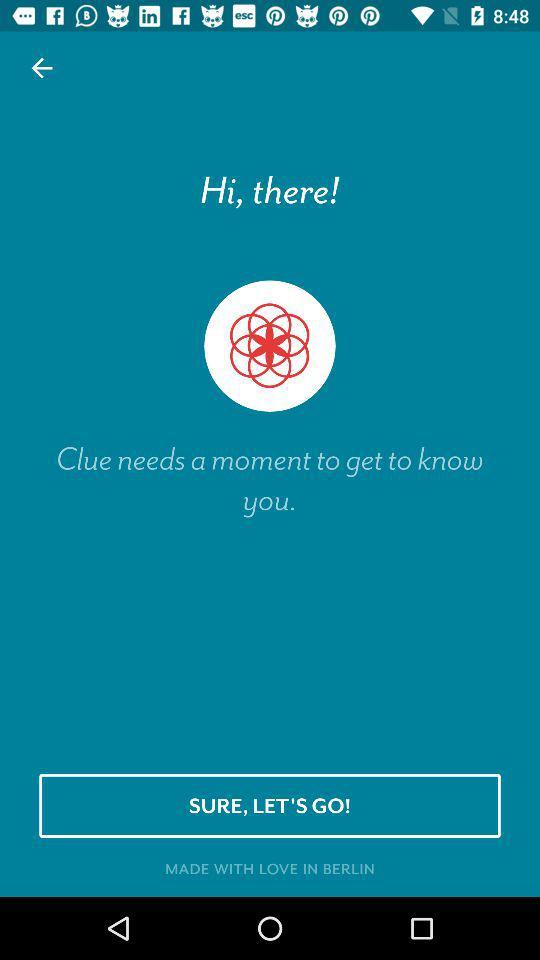  What do you see at coordinates (42, 68) in the screenshot?
I see `go back` at bounding box center [42, 68].